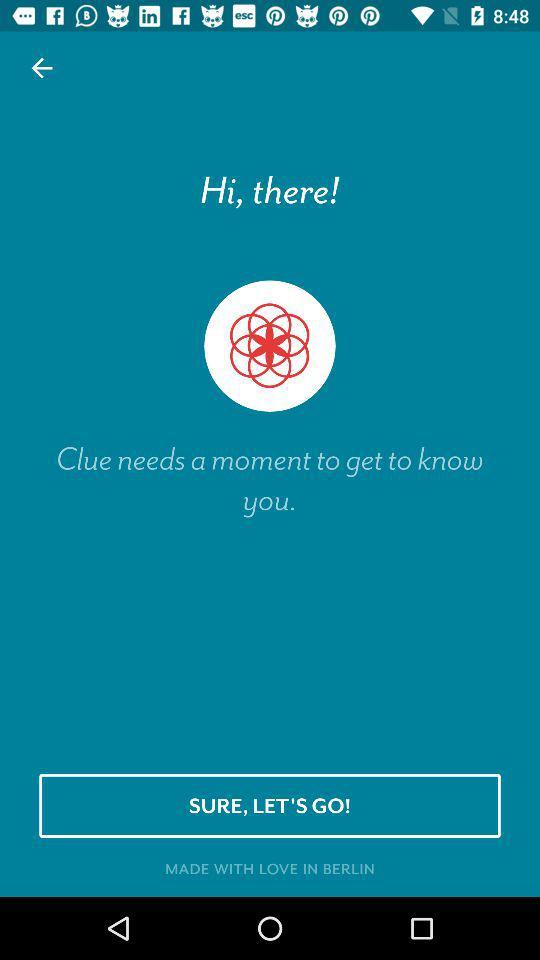  What do you see at coordinates (42, 68) in the screenshot?
I see `go back` at bounding box center [42, 68].